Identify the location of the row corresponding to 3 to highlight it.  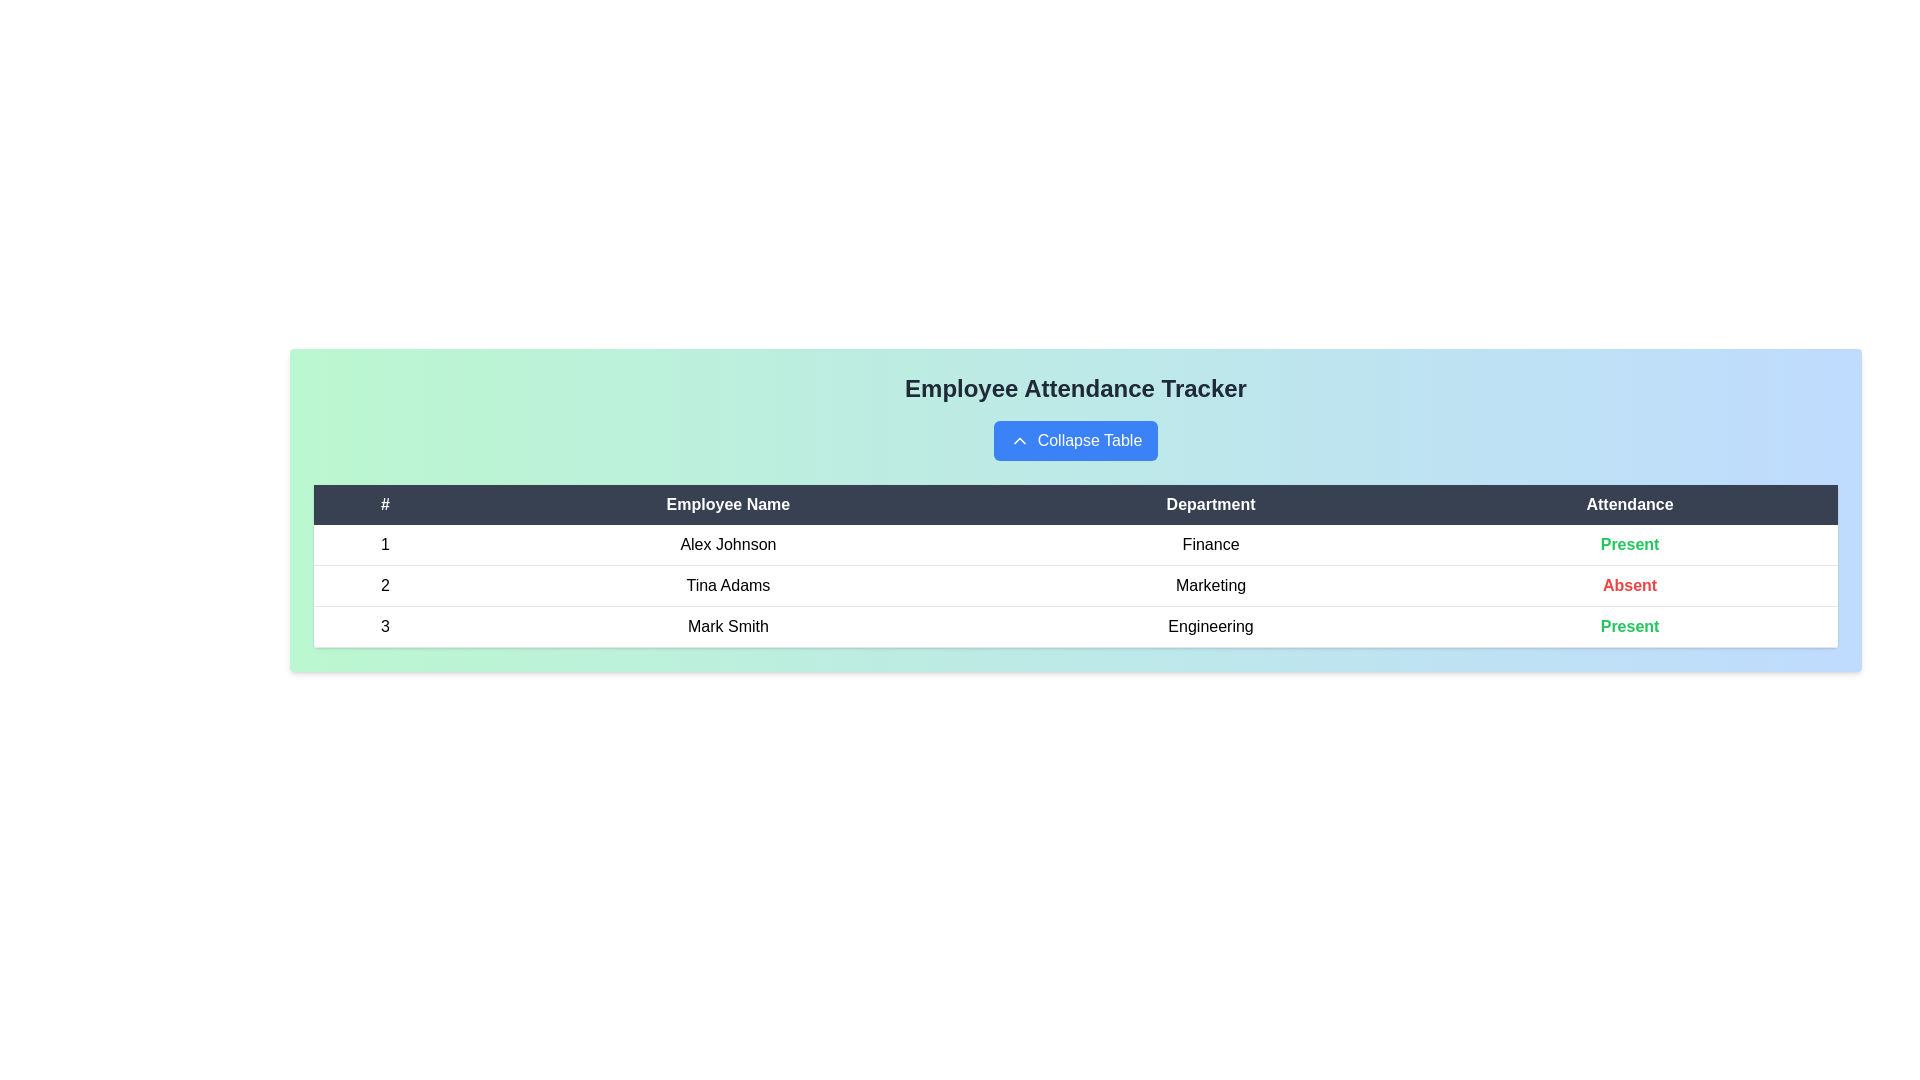
(1074, 626).